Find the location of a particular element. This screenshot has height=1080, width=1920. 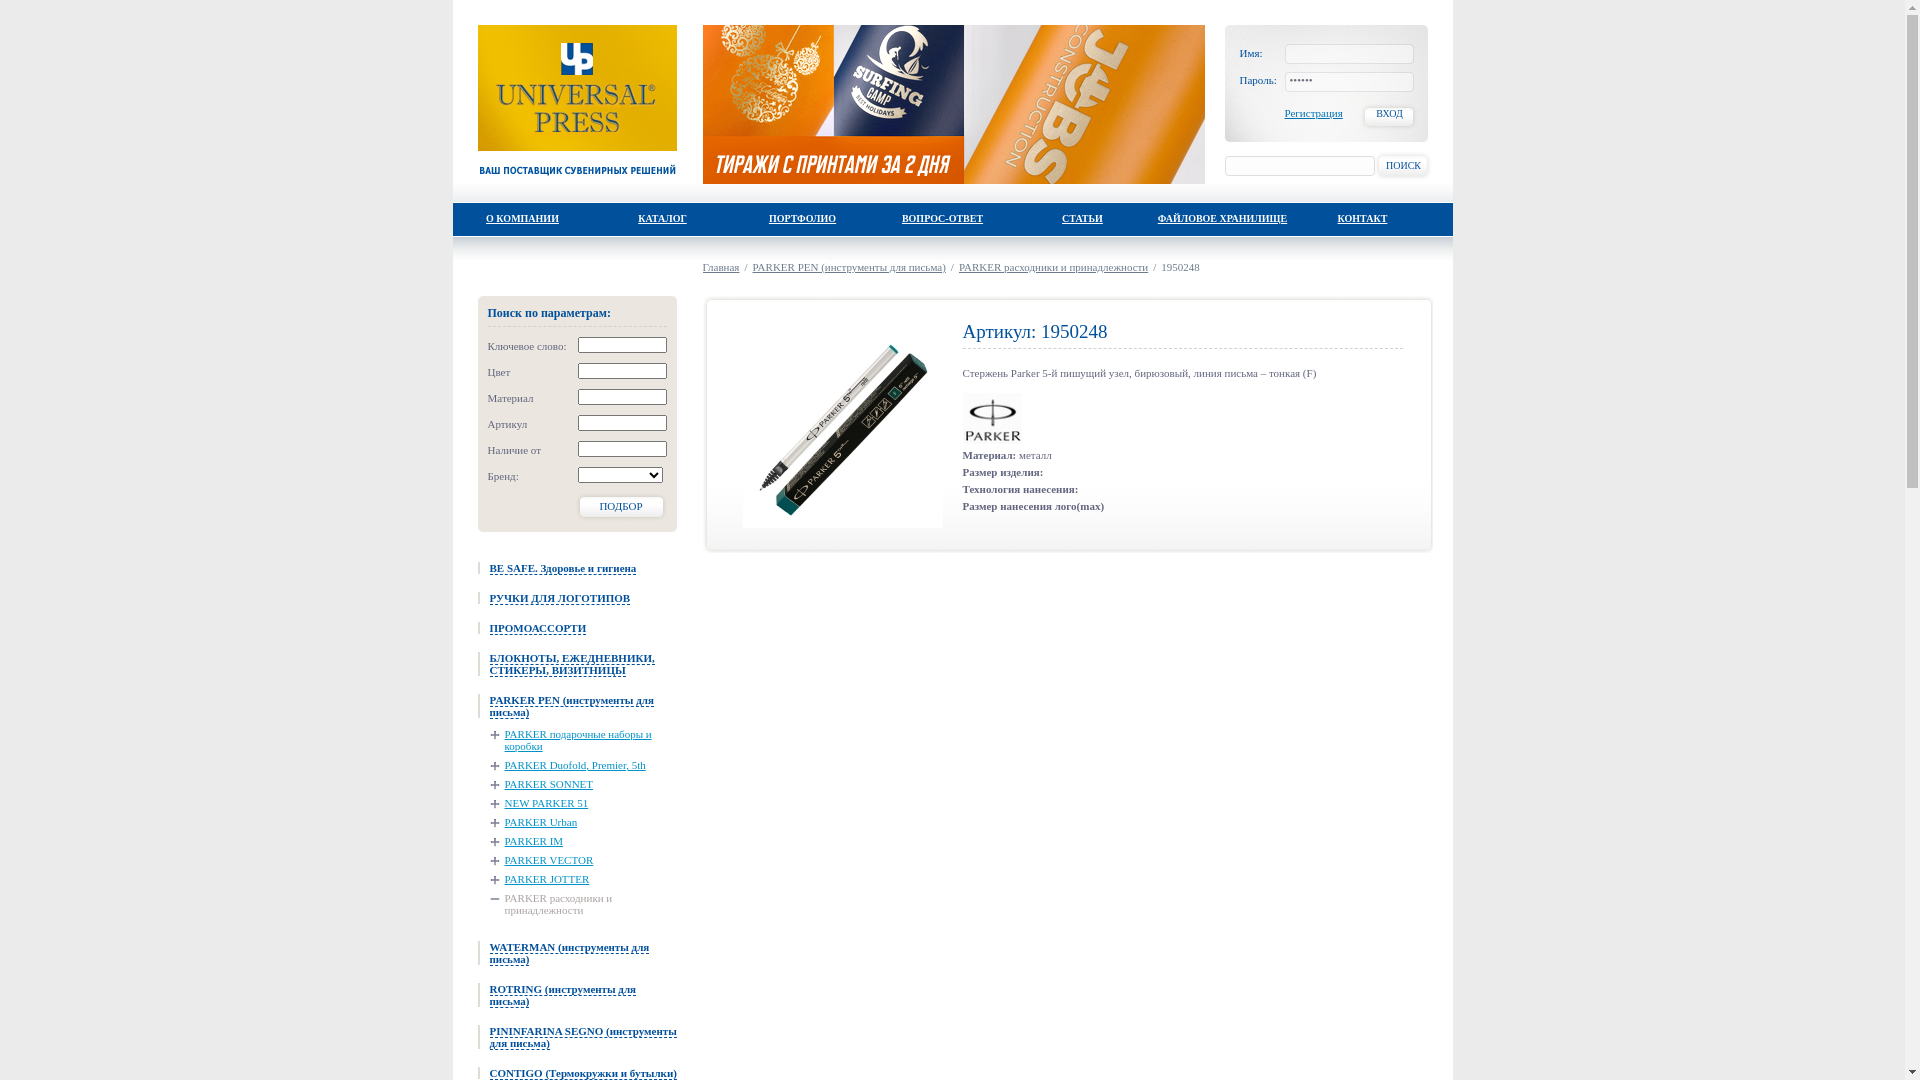

'PARKER VECTOR' is located at coordinates (542, 859).